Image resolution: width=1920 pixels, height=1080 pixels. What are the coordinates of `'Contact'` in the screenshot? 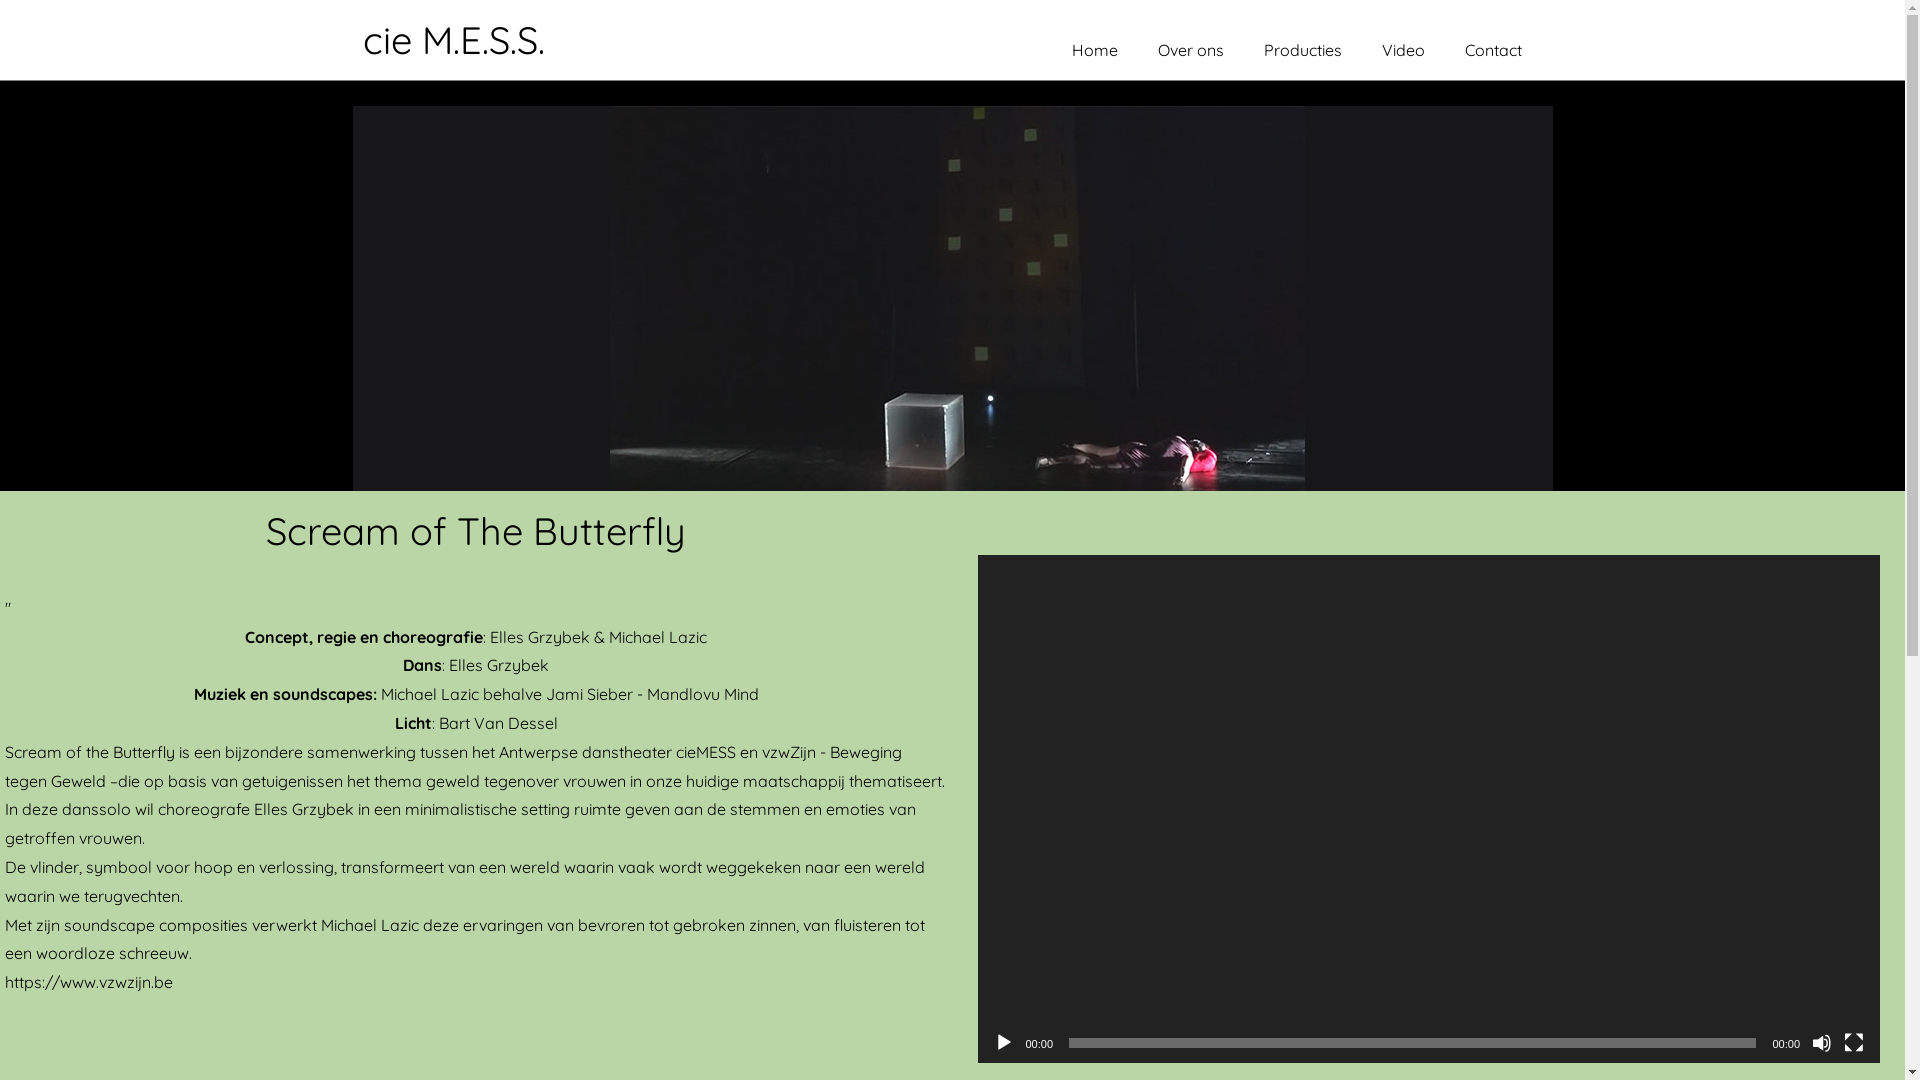 It's located at (1493, 49).